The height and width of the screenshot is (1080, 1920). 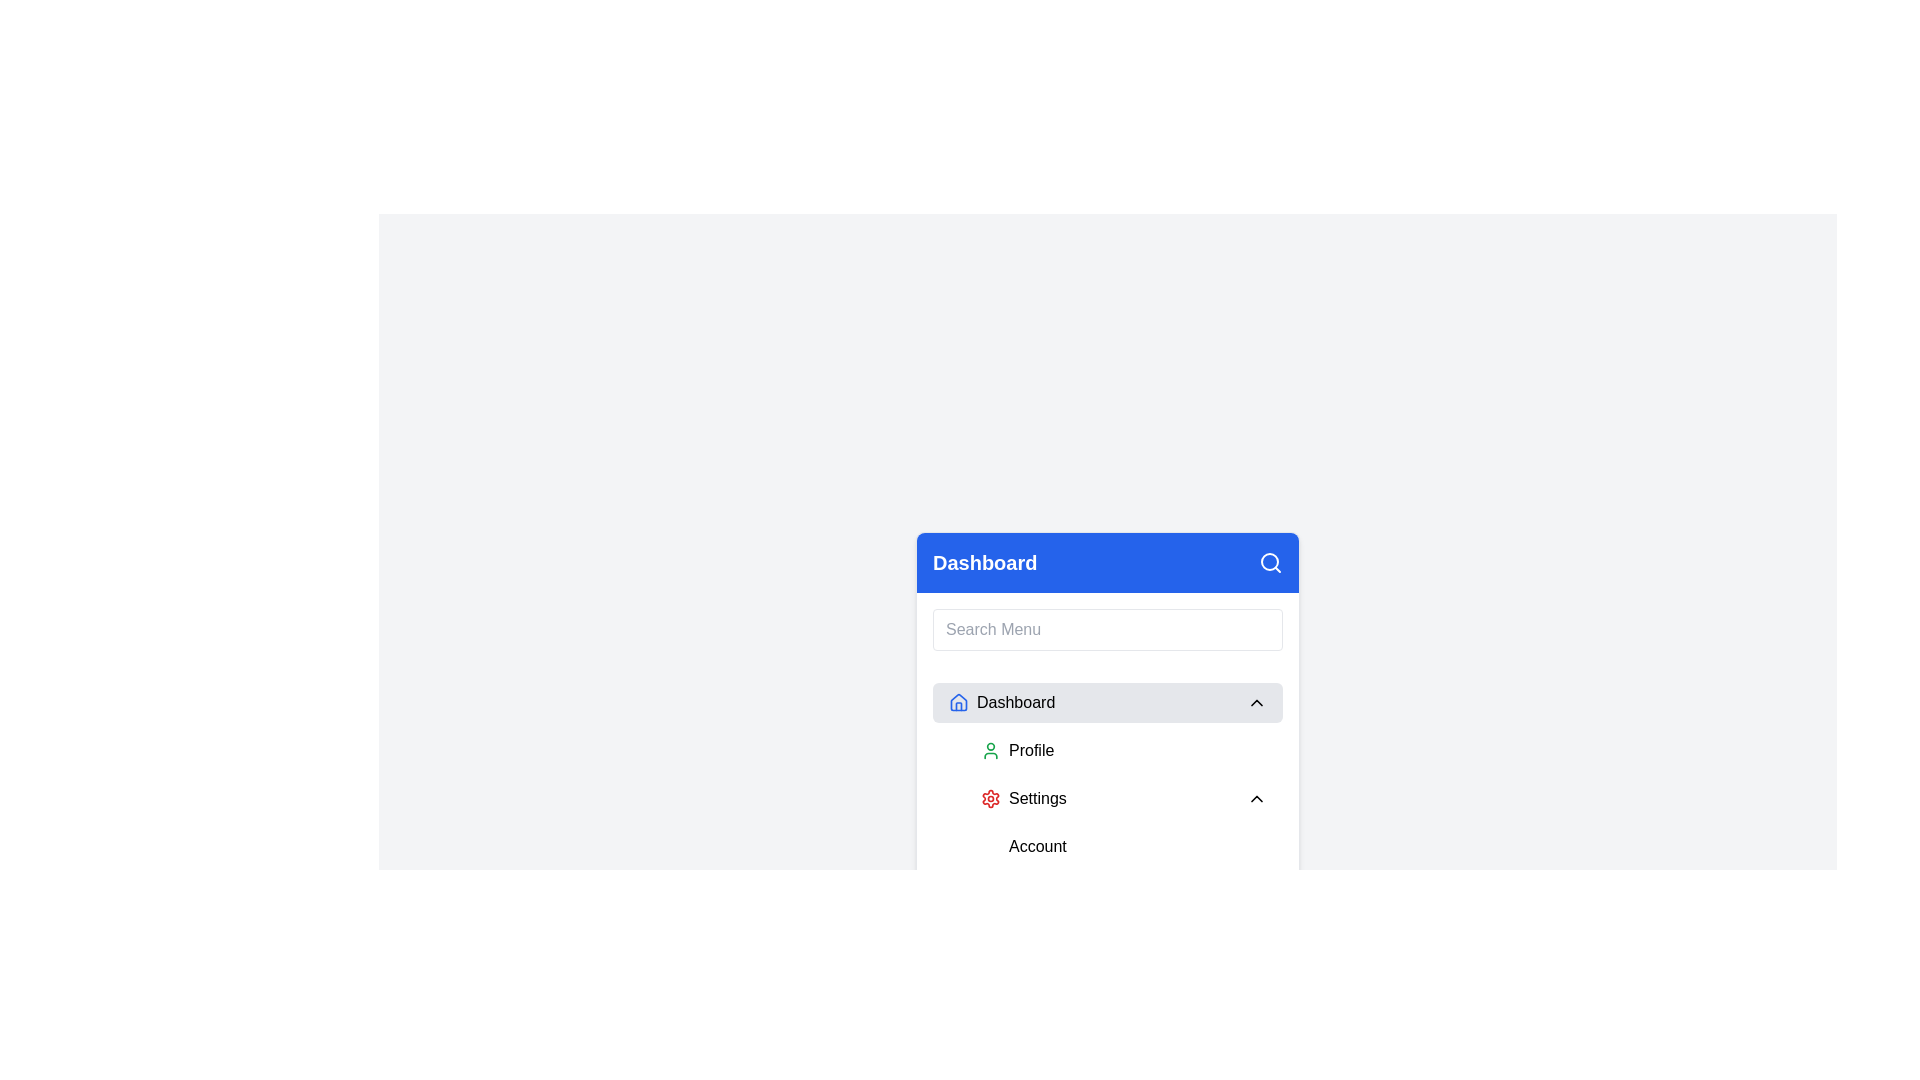 What do you see at coordinates (1107, 821) in the screenshot?
I see `the centrally located dropdown menu beneath the 'Dashboard' title` at bounding box center [1107, 821].